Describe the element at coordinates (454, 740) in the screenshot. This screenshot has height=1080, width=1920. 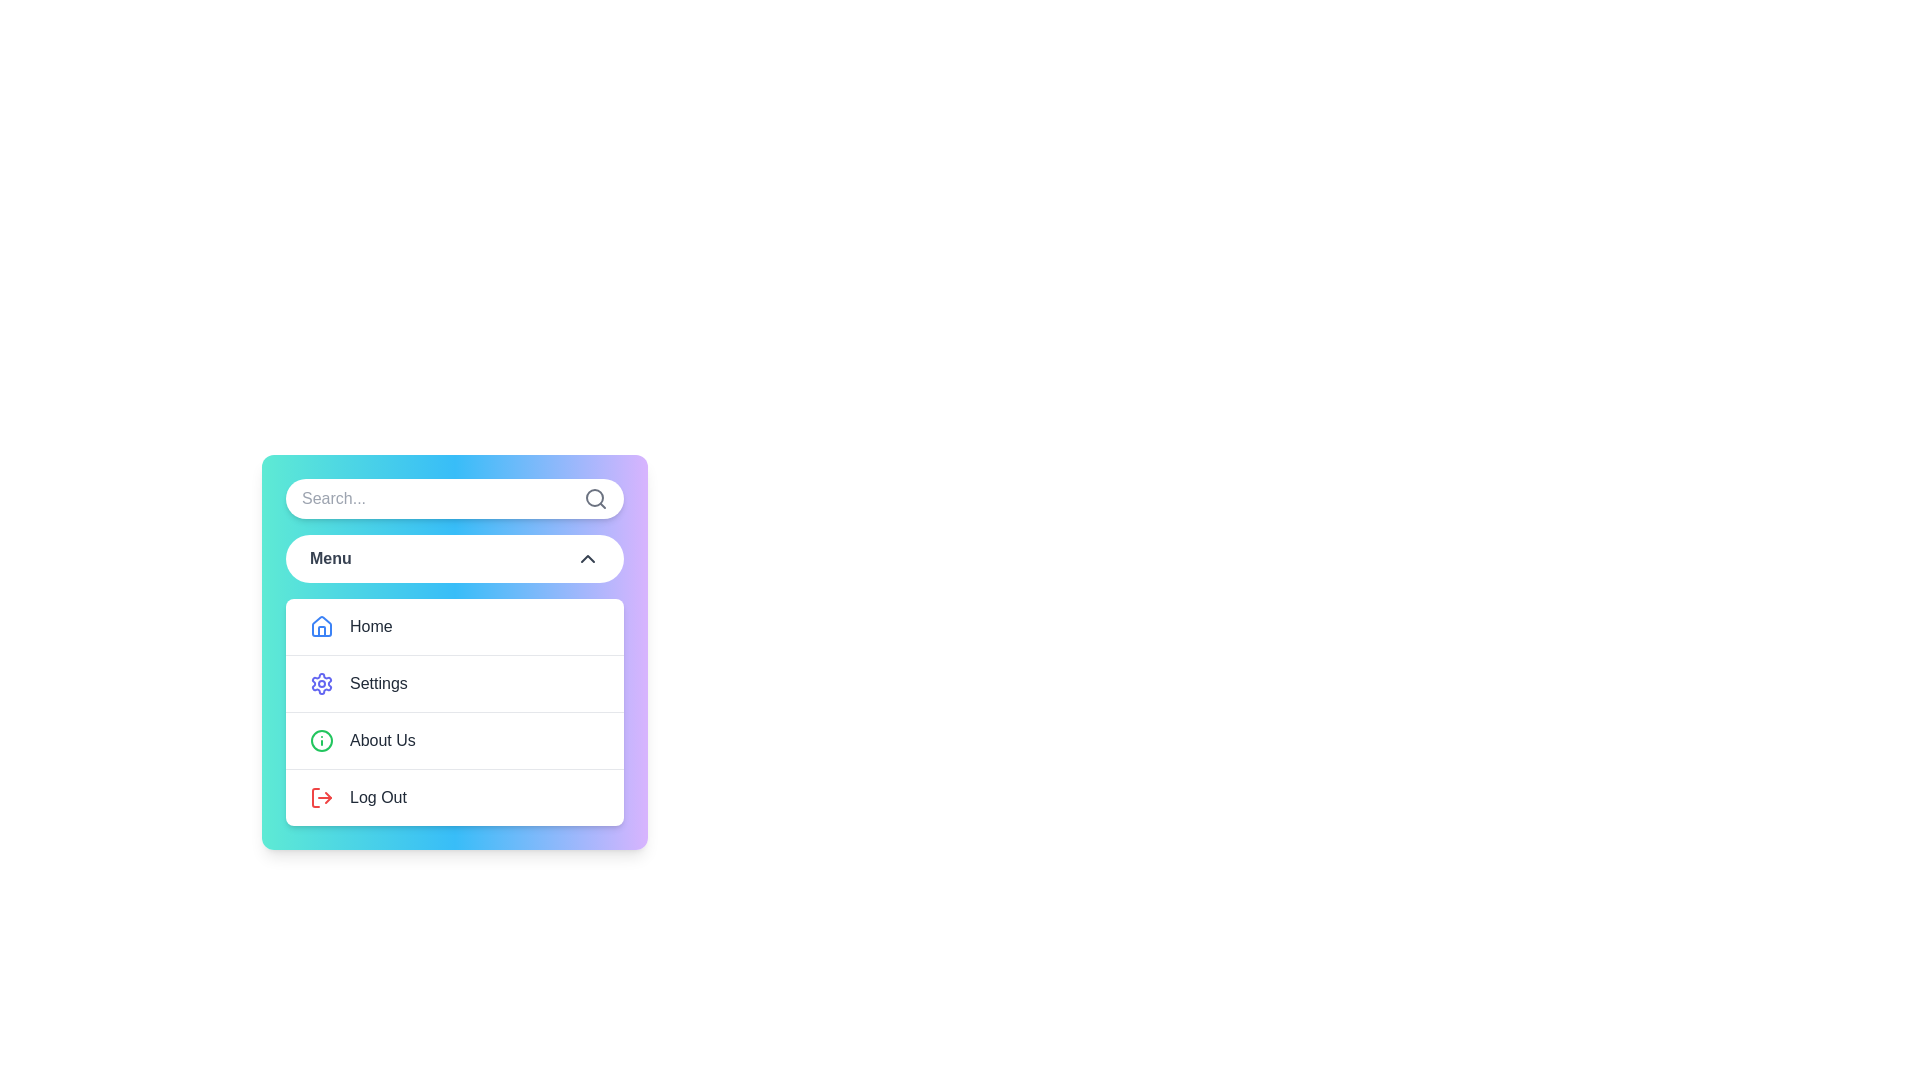
I see `the third item in the vertical list of menu options` at that location.